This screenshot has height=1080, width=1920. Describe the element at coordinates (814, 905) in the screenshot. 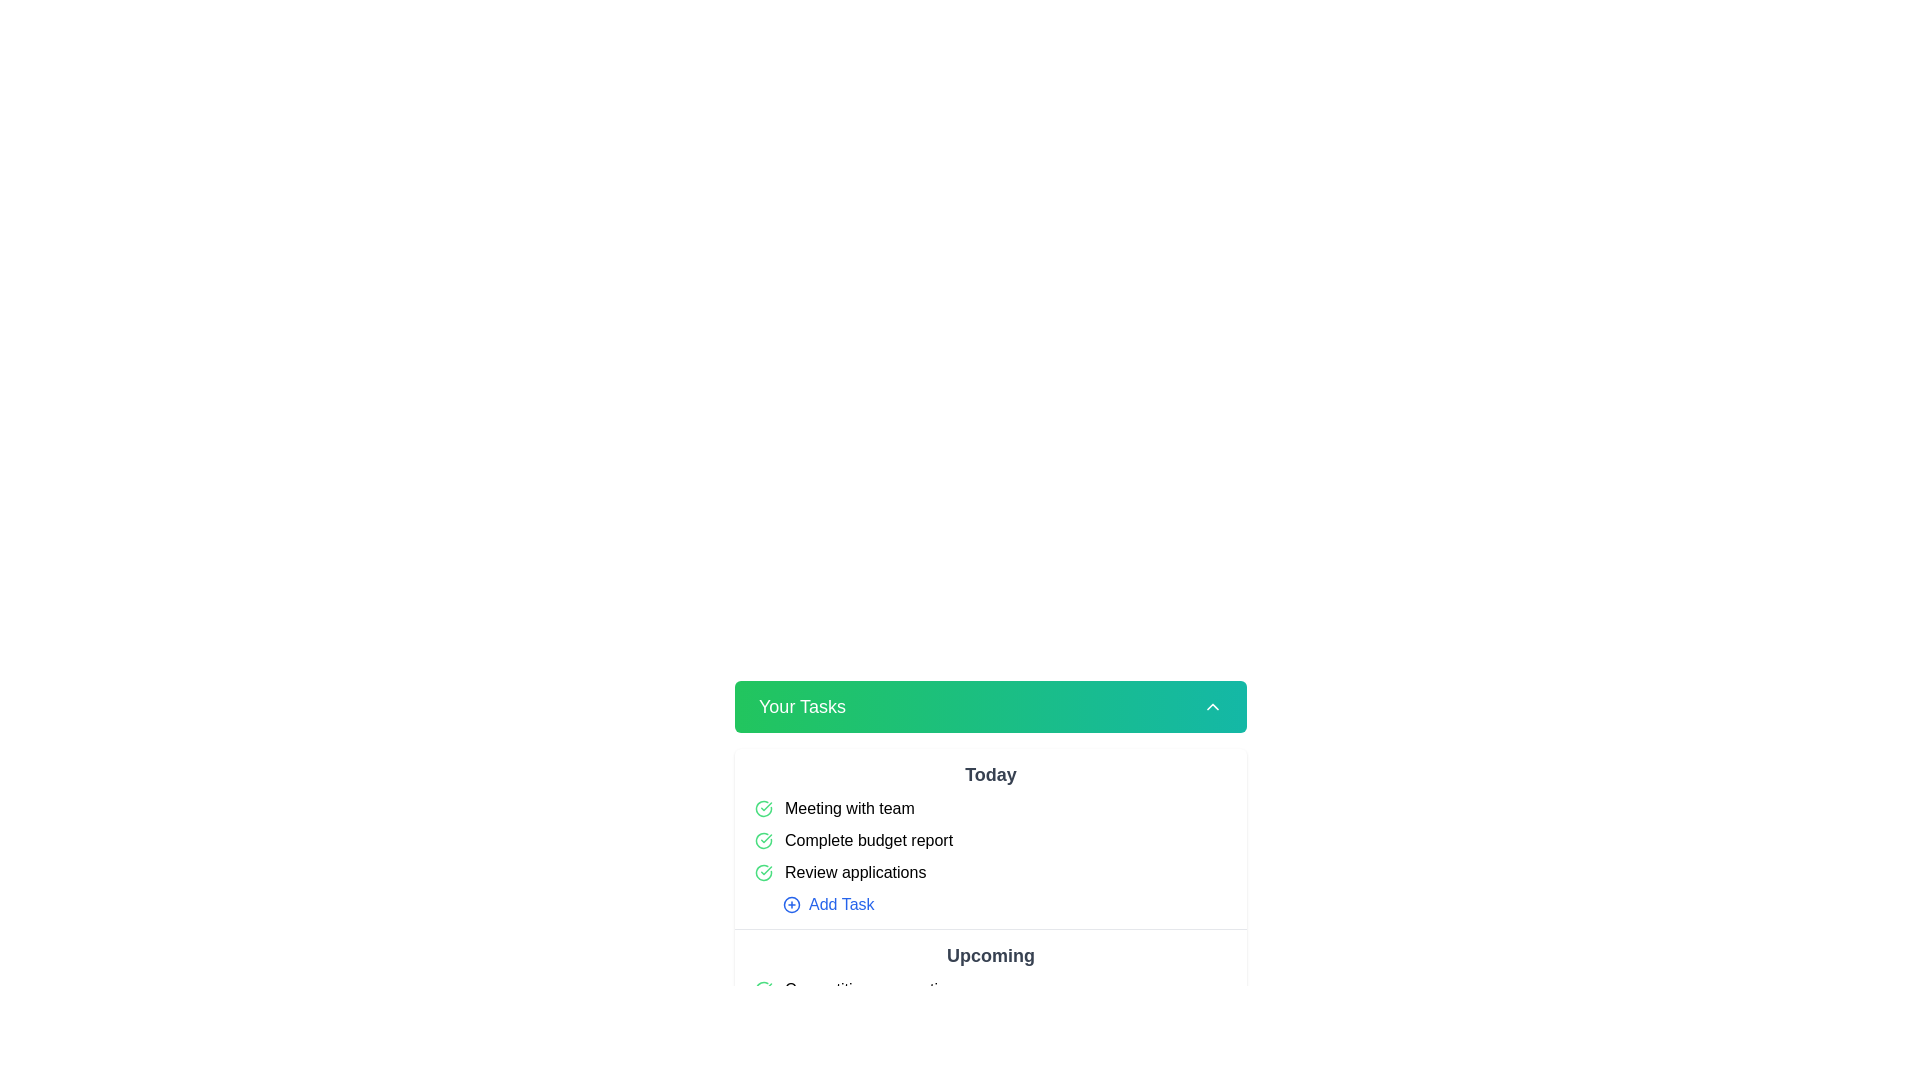

I see `the 'Add Task' button with a plus sign icon located beneath the list of tasks in the 'Today' section for additional information` at that location.